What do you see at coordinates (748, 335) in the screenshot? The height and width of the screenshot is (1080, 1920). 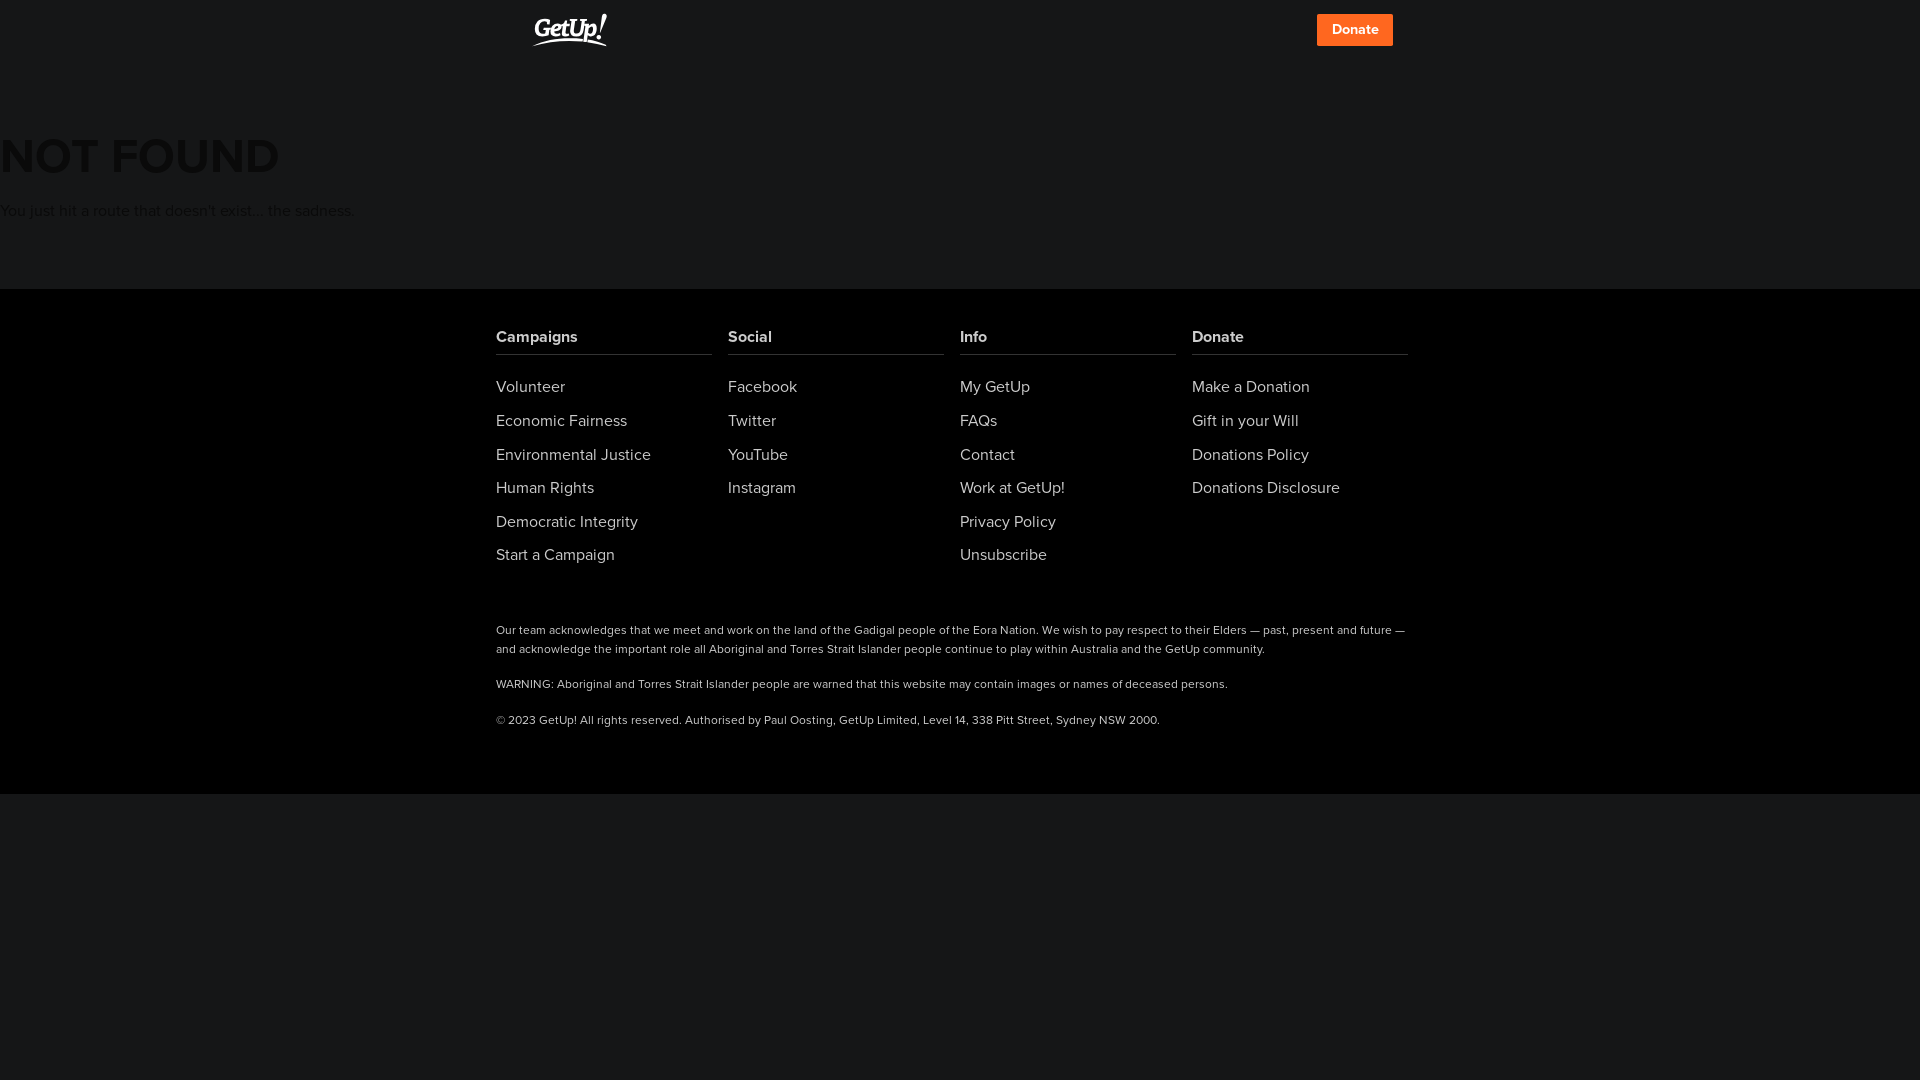 I see `'Social'` at bounding box center [748, 335].